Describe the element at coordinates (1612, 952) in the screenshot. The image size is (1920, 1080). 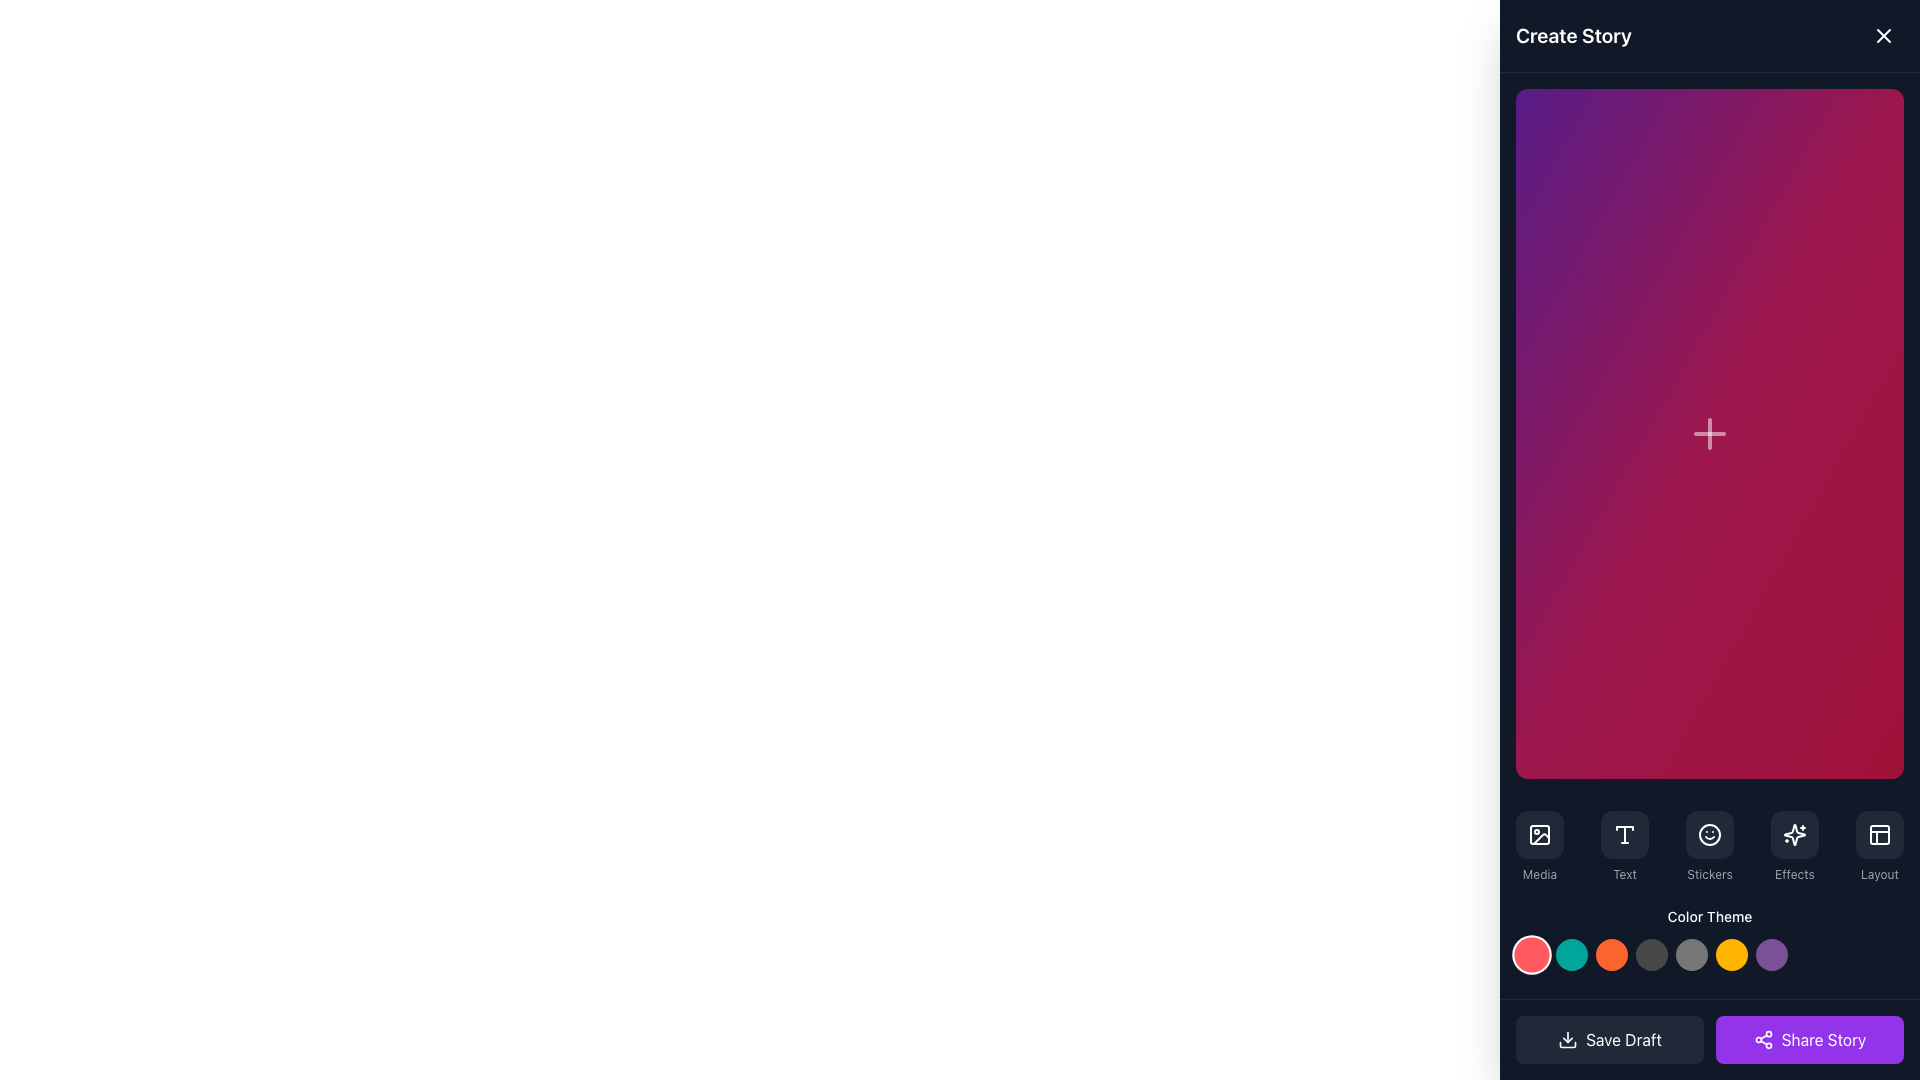
I see `the third circular button in a sequence of seven buttons located at the center of the bottom section of the interface` at that location.